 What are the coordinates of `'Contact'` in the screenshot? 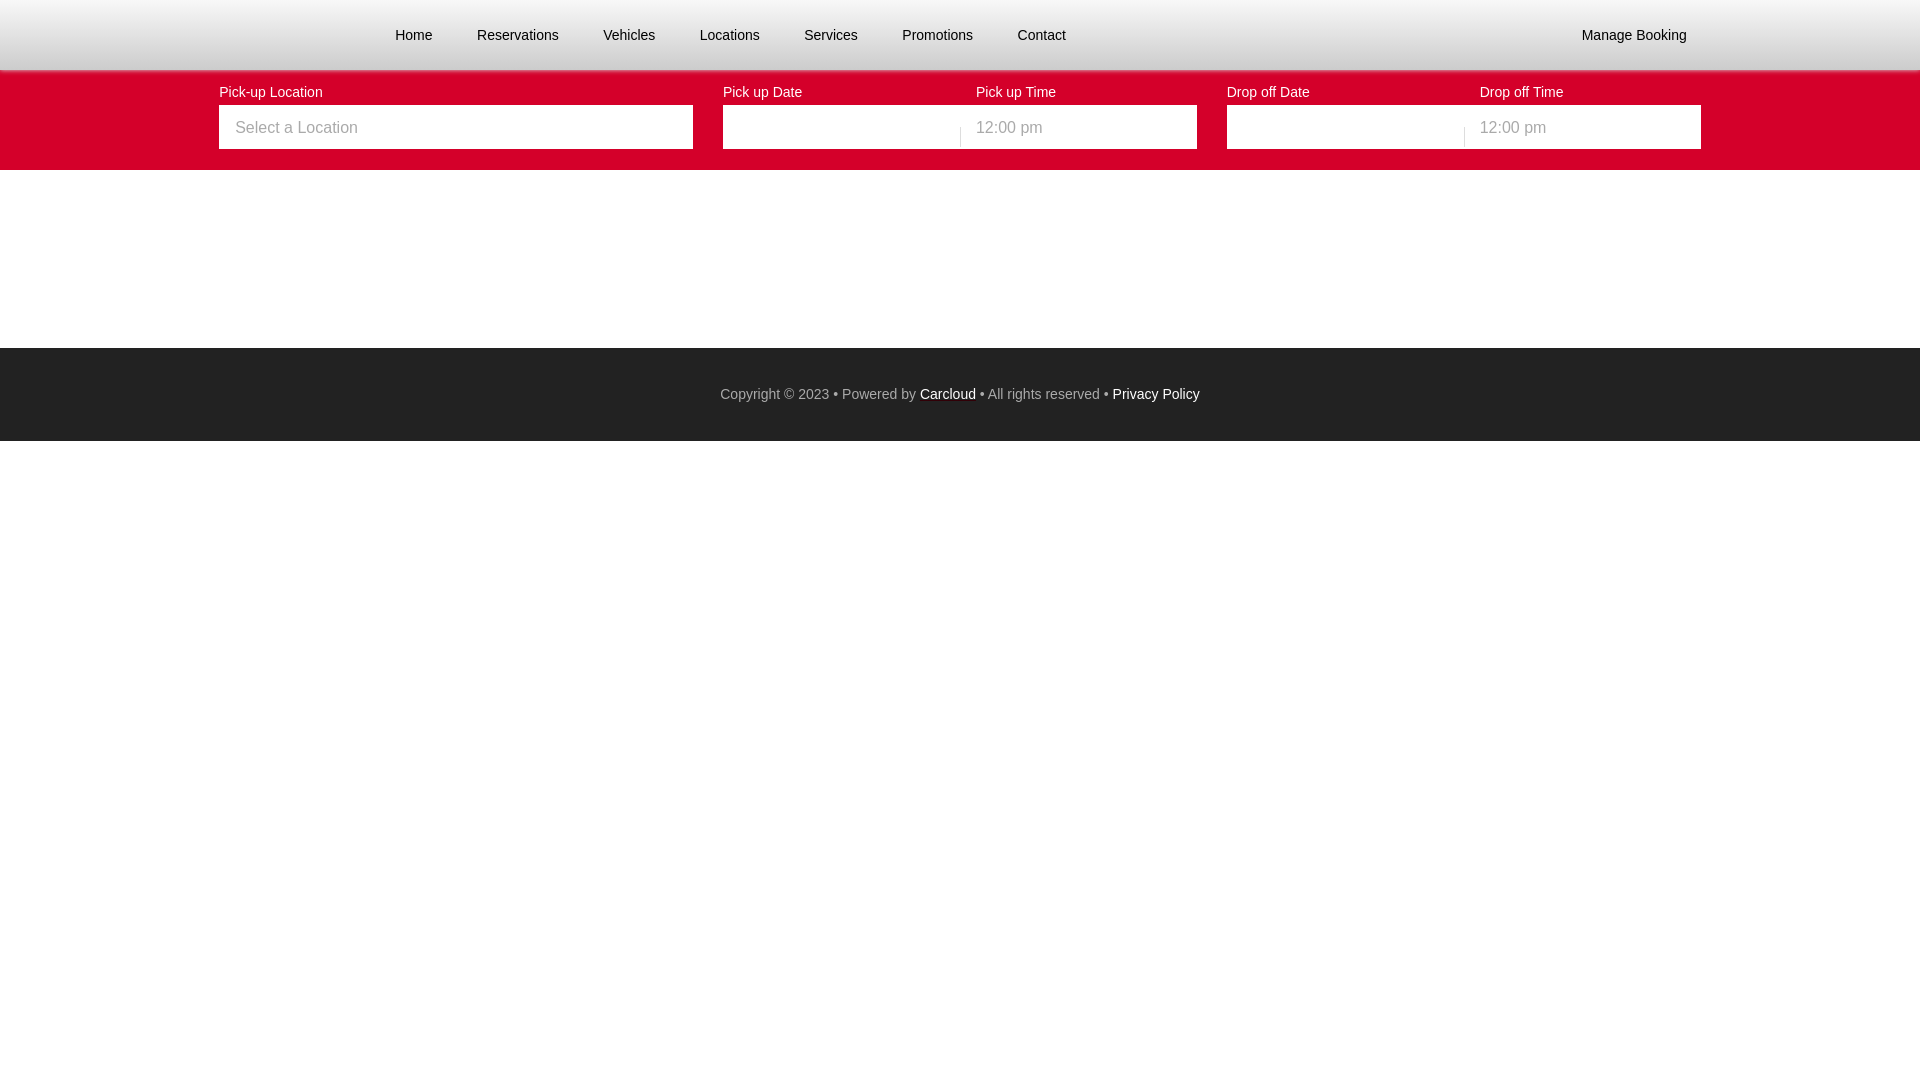 It's located at (1040, 34).